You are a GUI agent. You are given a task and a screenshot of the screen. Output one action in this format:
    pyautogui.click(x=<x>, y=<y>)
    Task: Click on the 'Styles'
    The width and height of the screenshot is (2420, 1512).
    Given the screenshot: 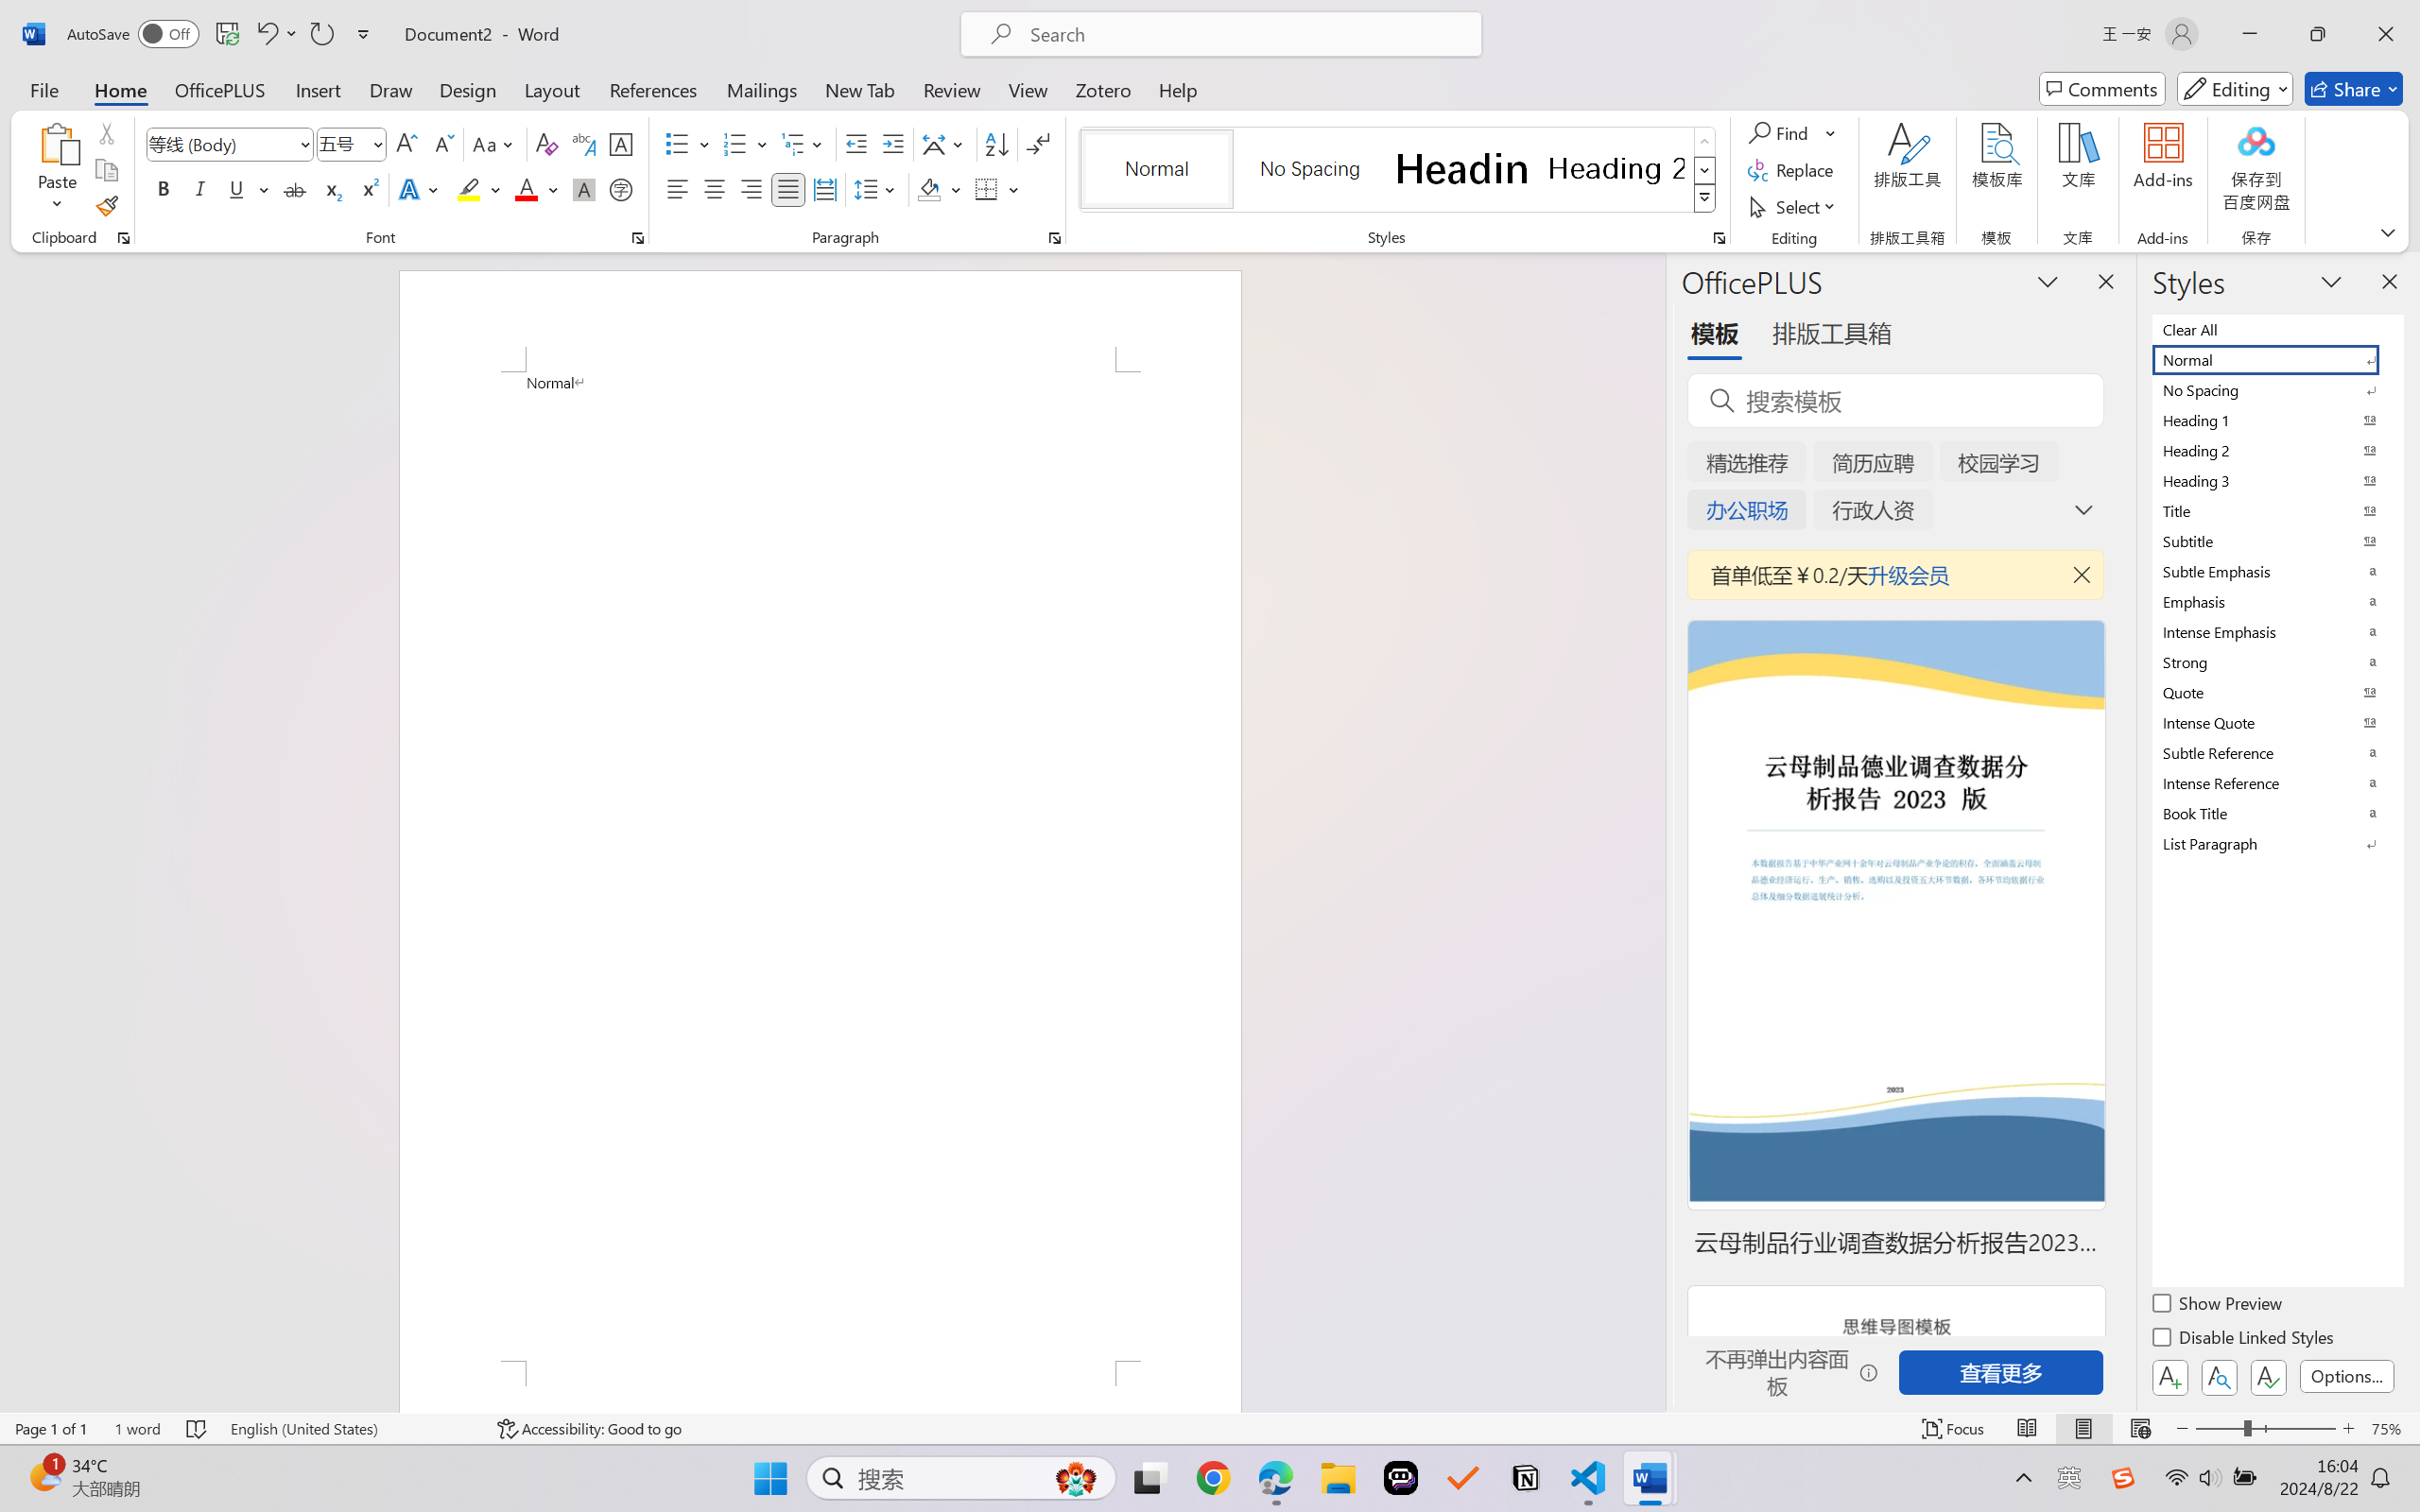 What is the action you would take?
    pyautogui.click(x=1703, y=198)
    